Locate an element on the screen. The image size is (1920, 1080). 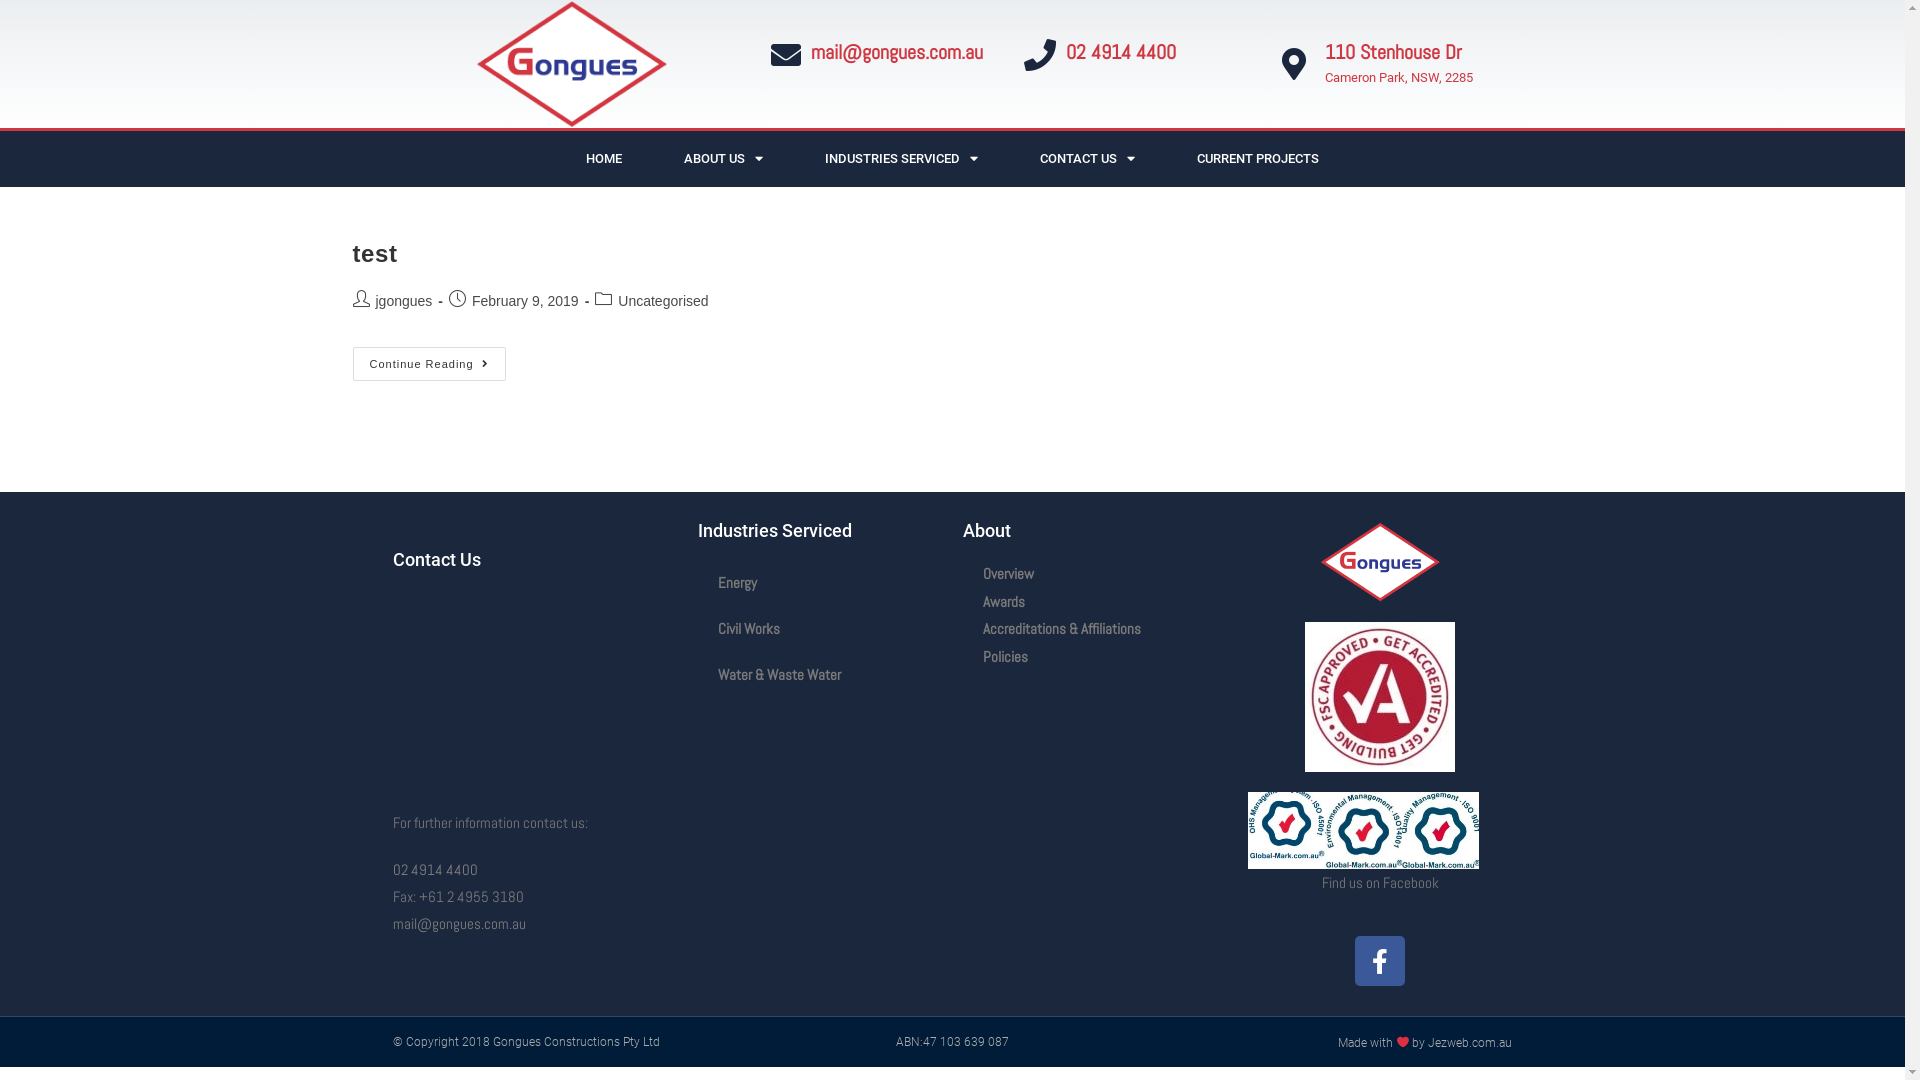
'Accreditations & Affiliations' is located at coordinates (1093, 627).